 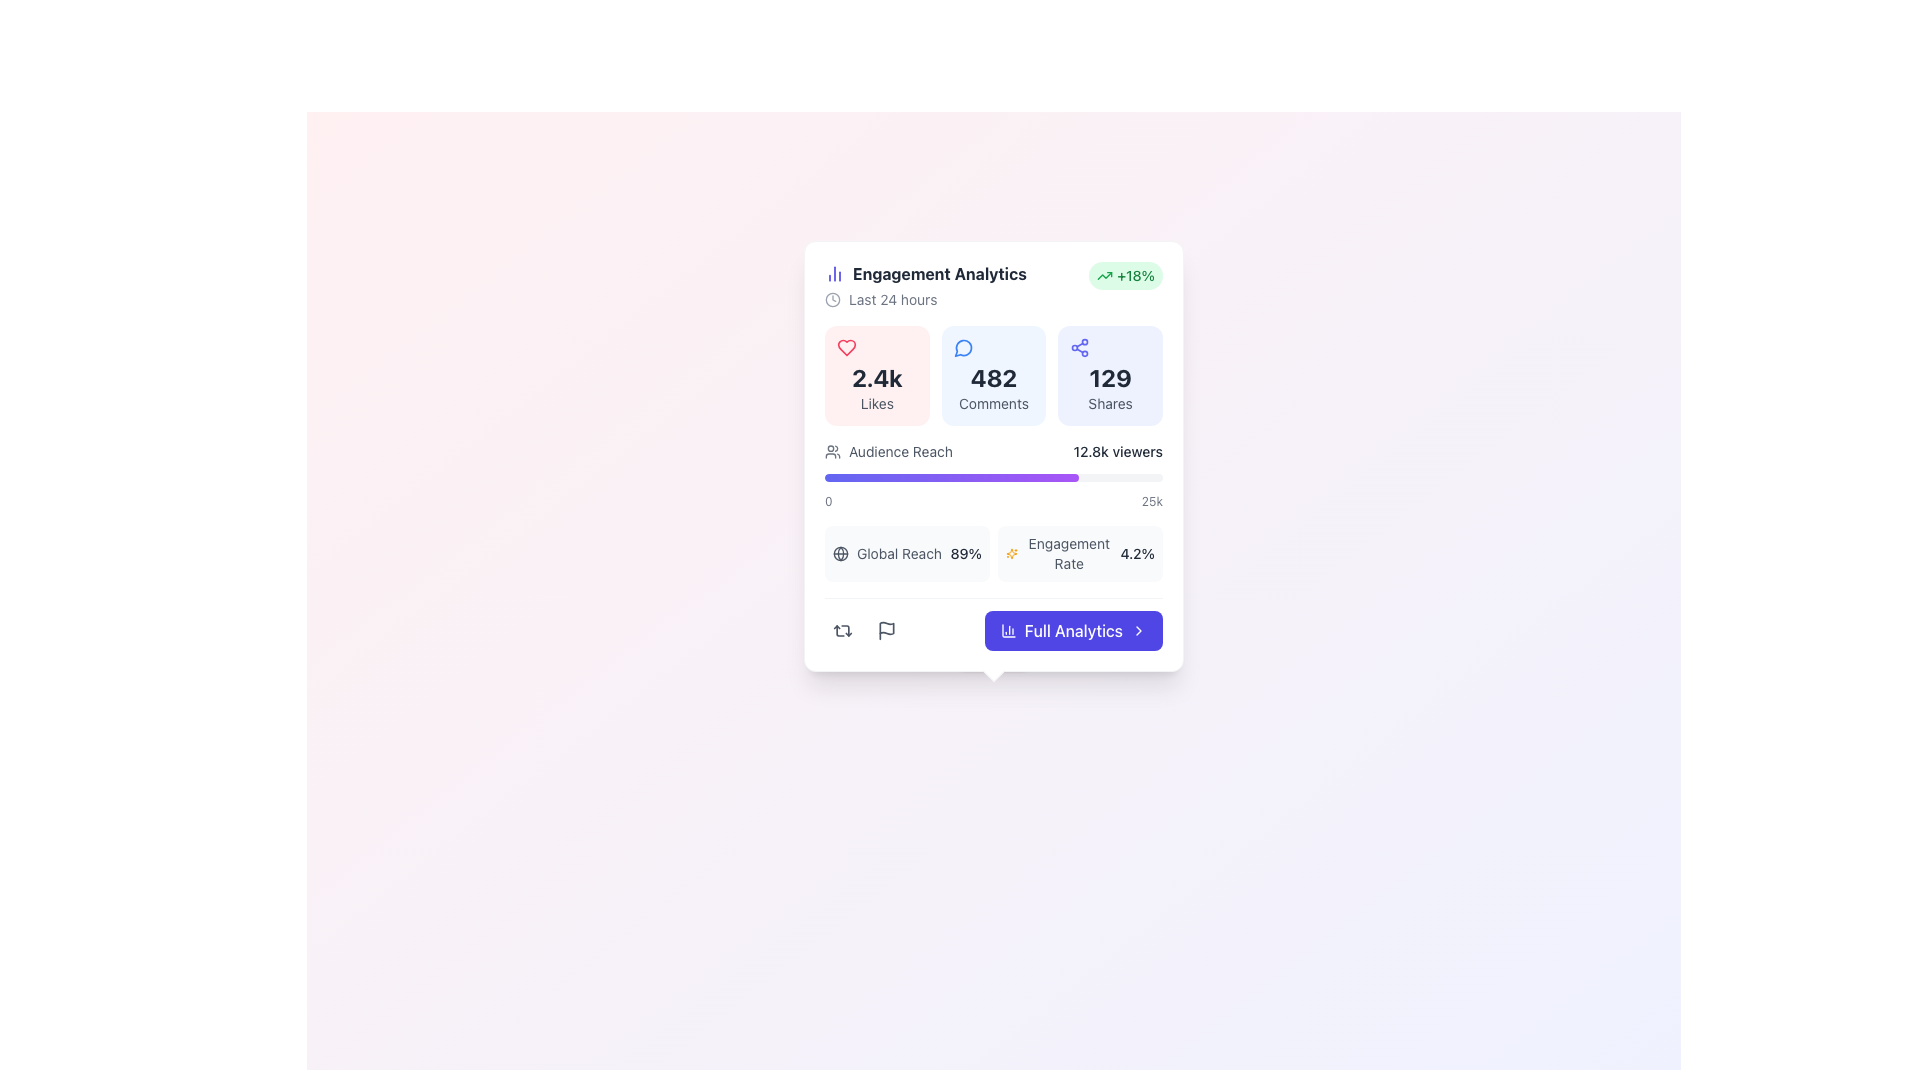 What do you see at coordinates (1152, 500) in the screenshot?
I see `text element representing the maximum reference value for the 'Audience Reach' bar located at the far right of the horizontal bar` at bounding box center [1152, 500].